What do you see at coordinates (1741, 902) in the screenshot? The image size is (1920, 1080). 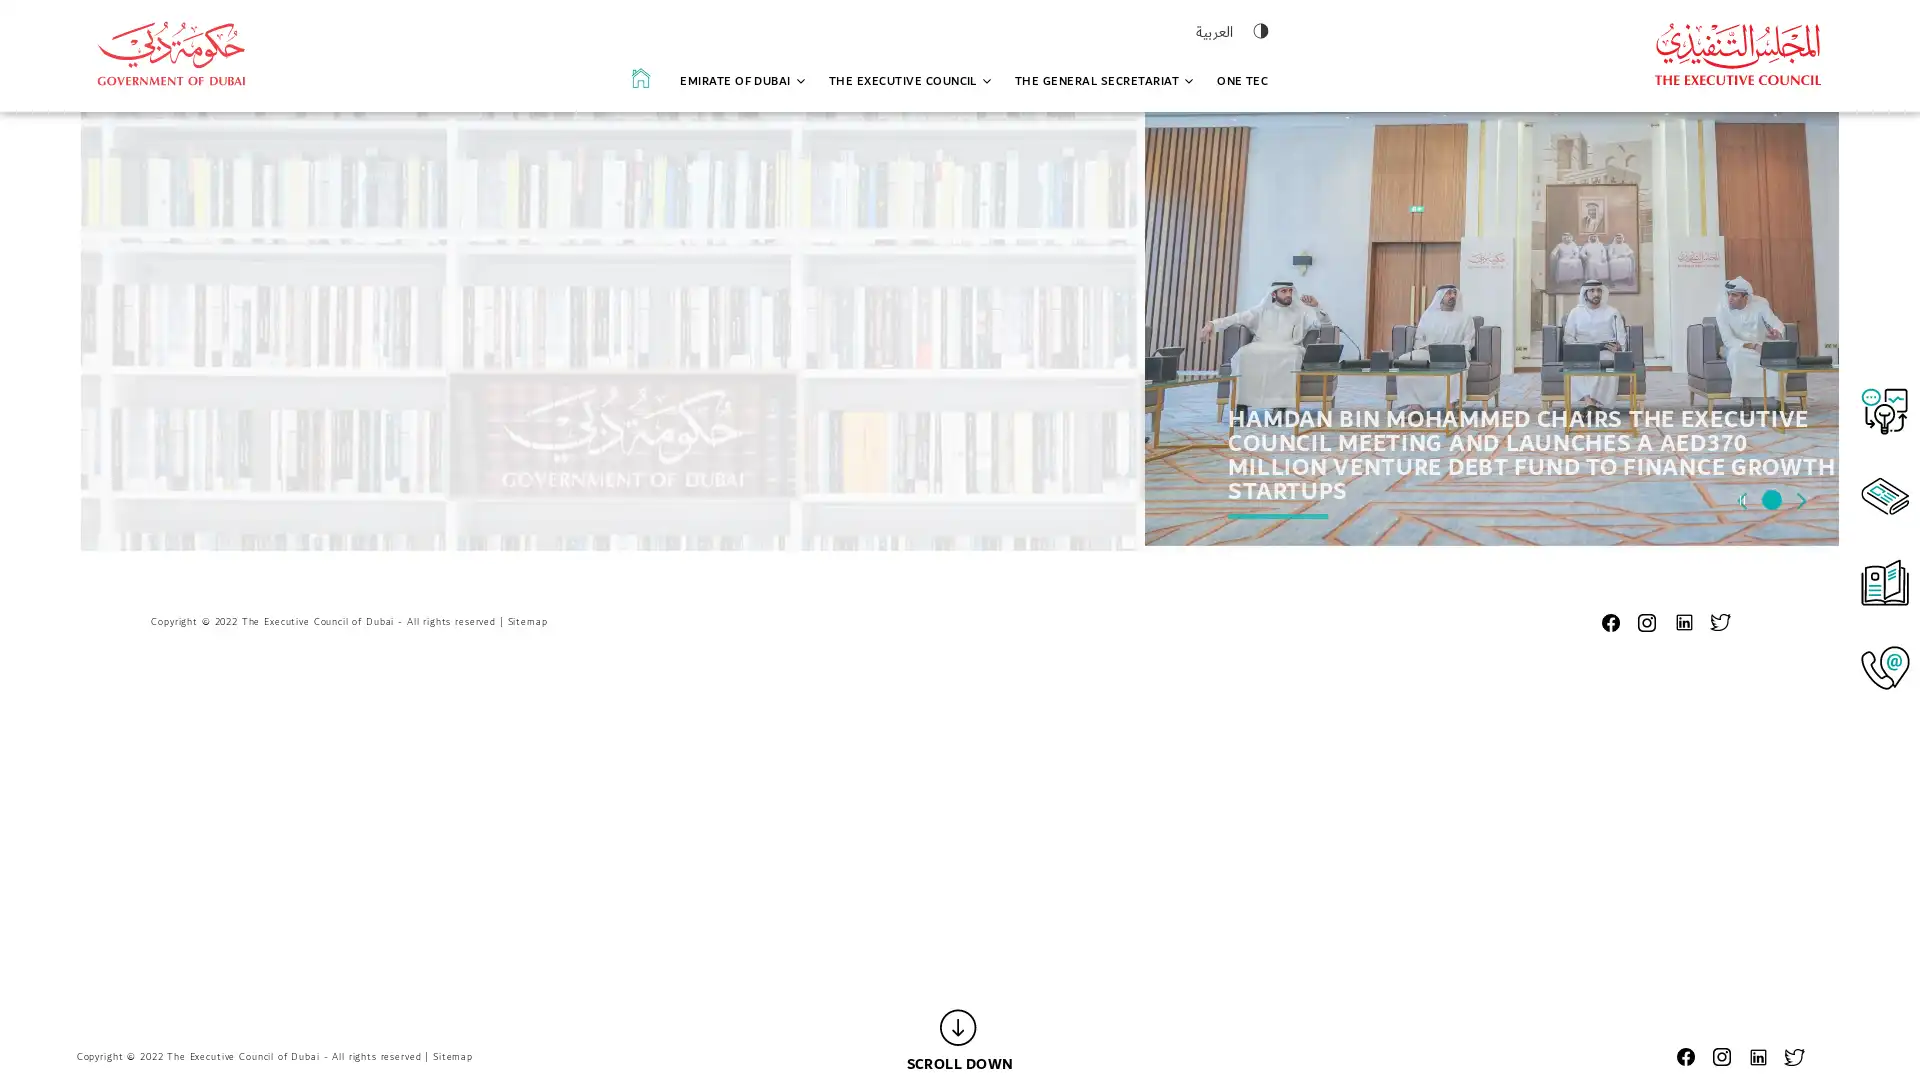 I see `toggle slider` at bounding box center [1741, 902].